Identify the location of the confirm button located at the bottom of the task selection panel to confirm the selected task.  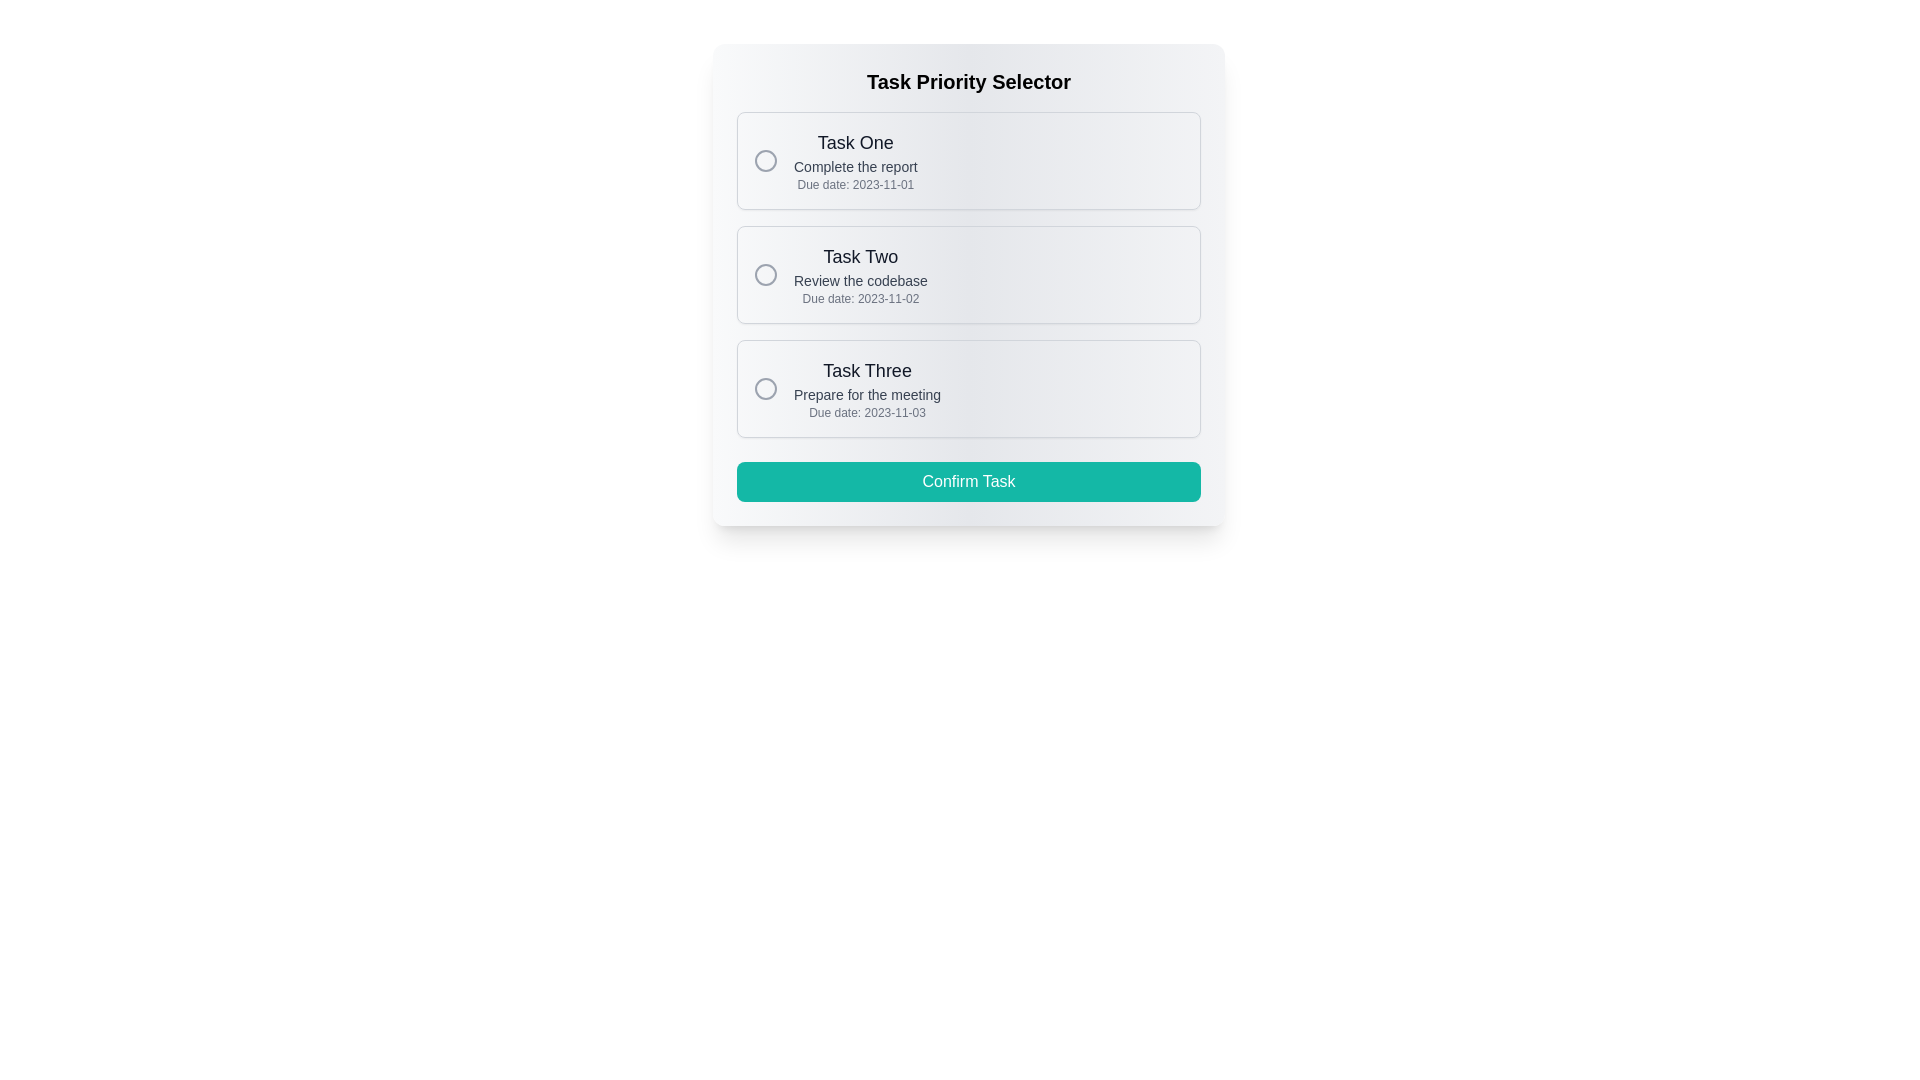
(969, 482).